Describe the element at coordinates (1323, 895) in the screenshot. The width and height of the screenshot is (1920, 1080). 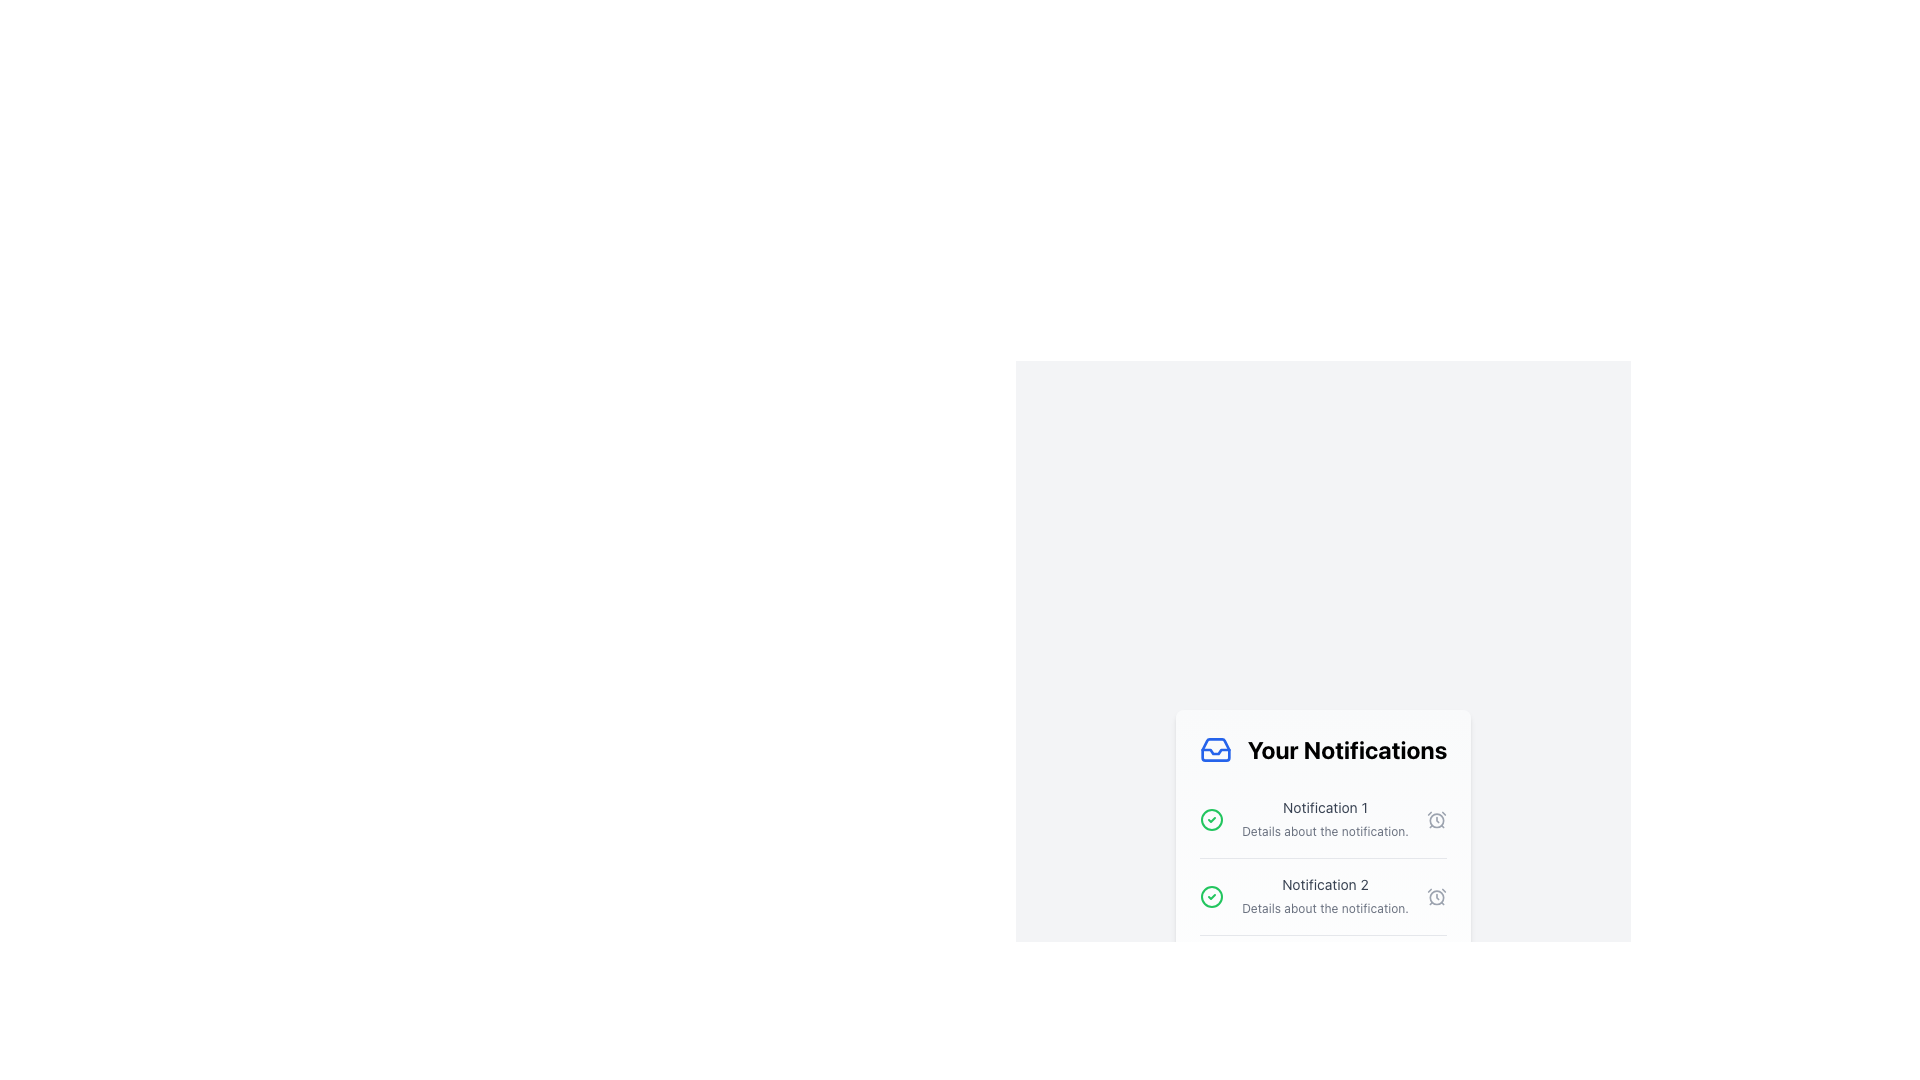
I see `the second notification entry` at that location.